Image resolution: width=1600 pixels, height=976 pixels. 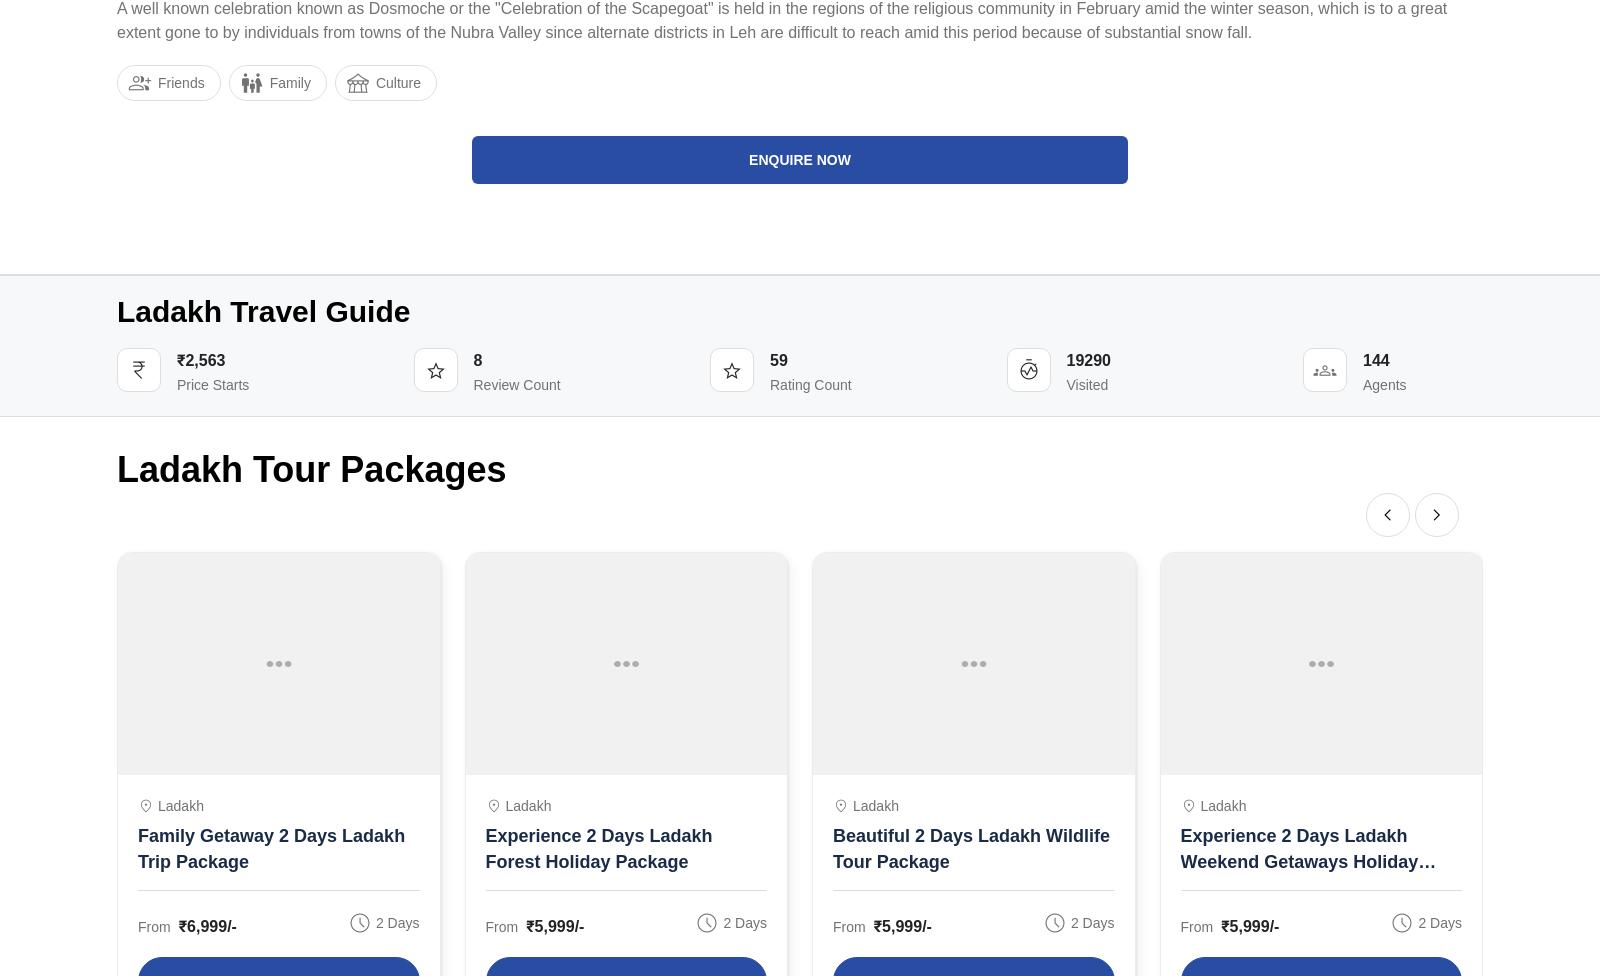 What do you see at coordinates (1387, 515) in the screenshot?
I see `'chevron_left'` at bounding box center [1387, 515].